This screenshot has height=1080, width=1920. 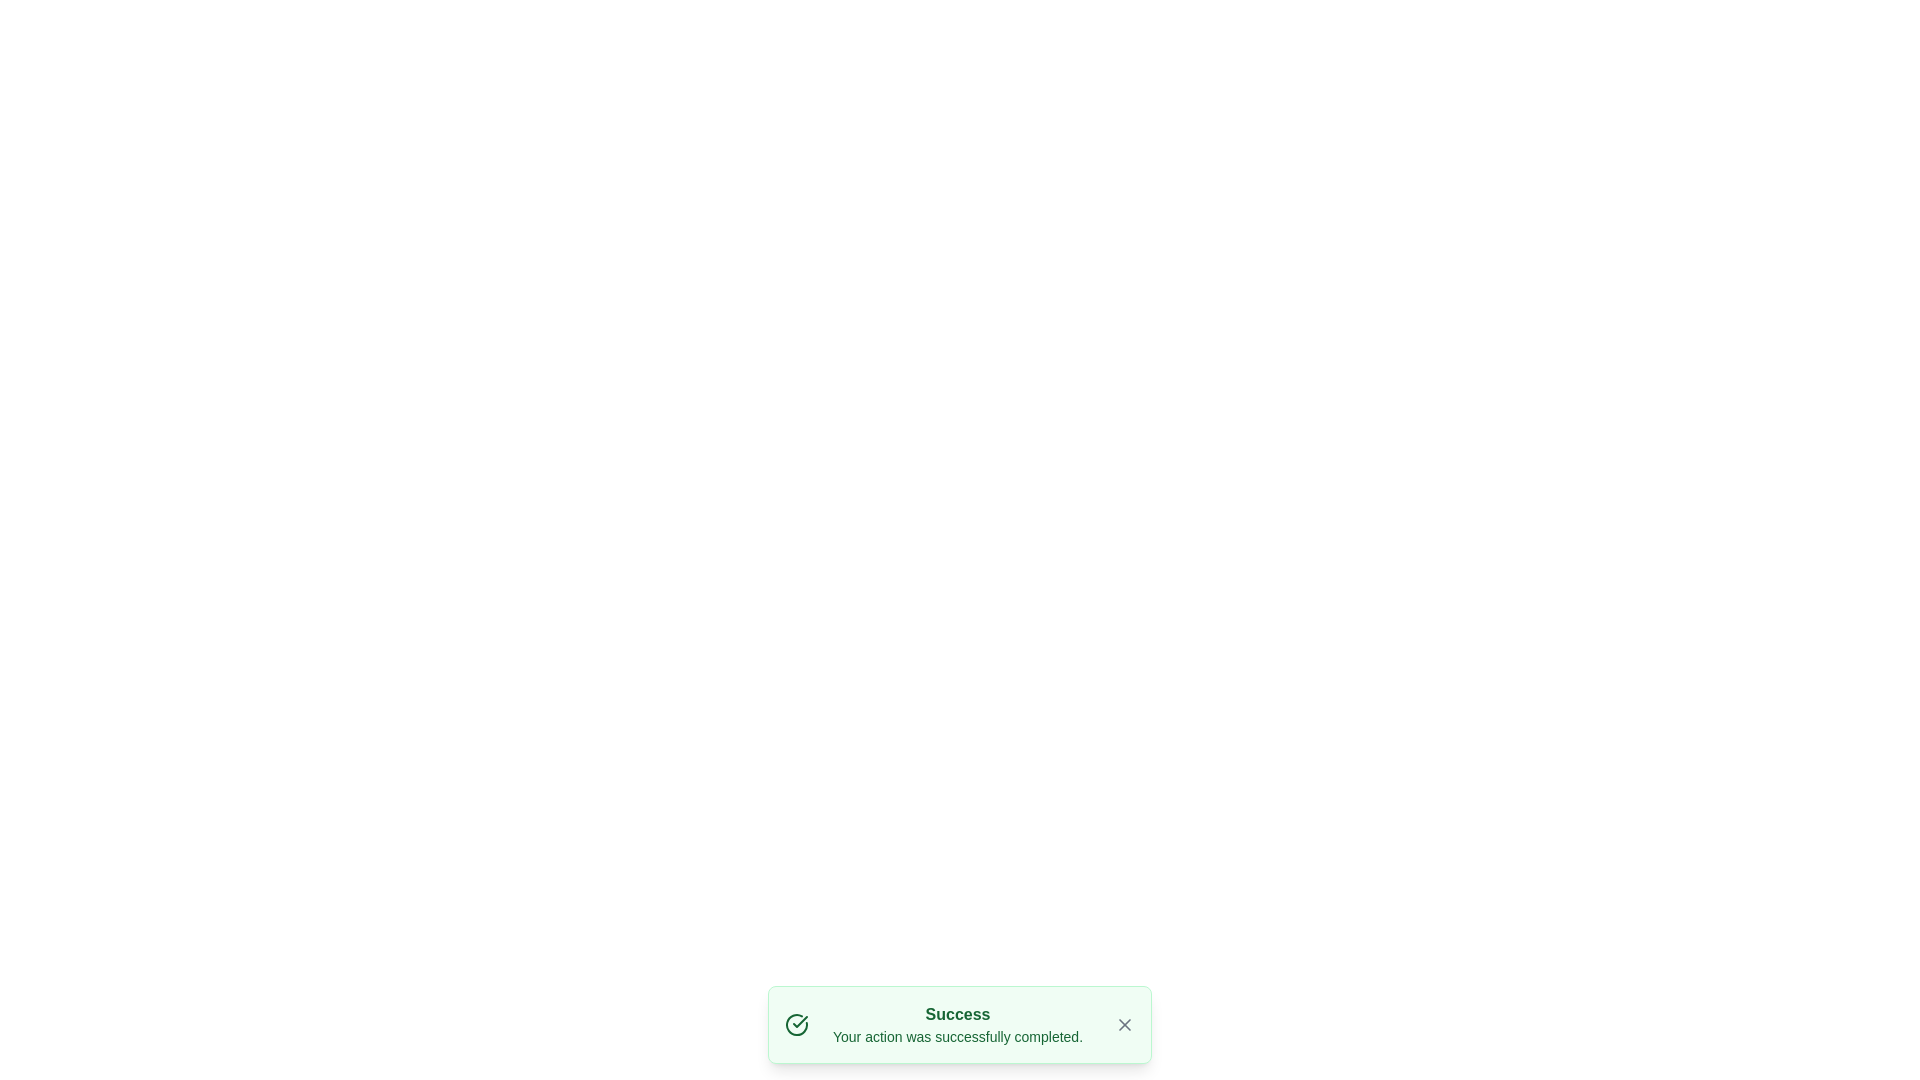 I want to click on the success confirmation icon located on the leftmost side of the notification message, preceding the text content, so click(x=795, y=1025).